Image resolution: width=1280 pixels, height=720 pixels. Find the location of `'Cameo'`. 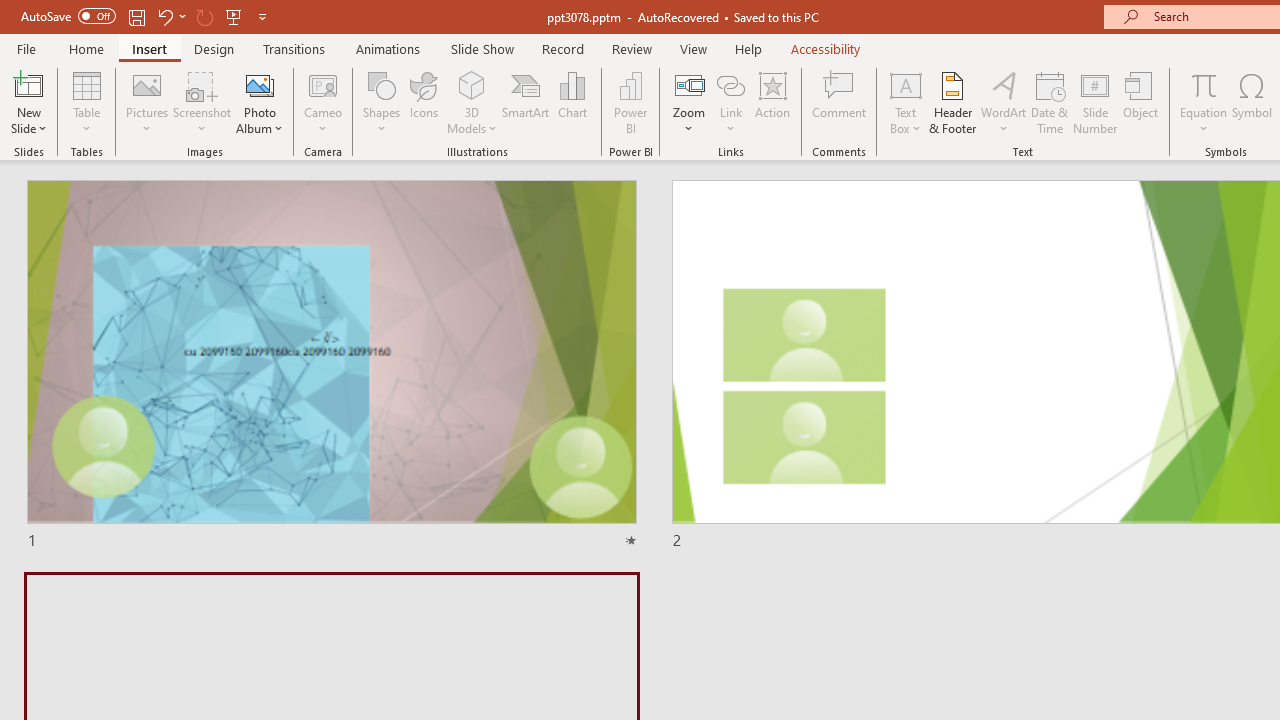

'Cameo' is located at coordinates (323, 103).